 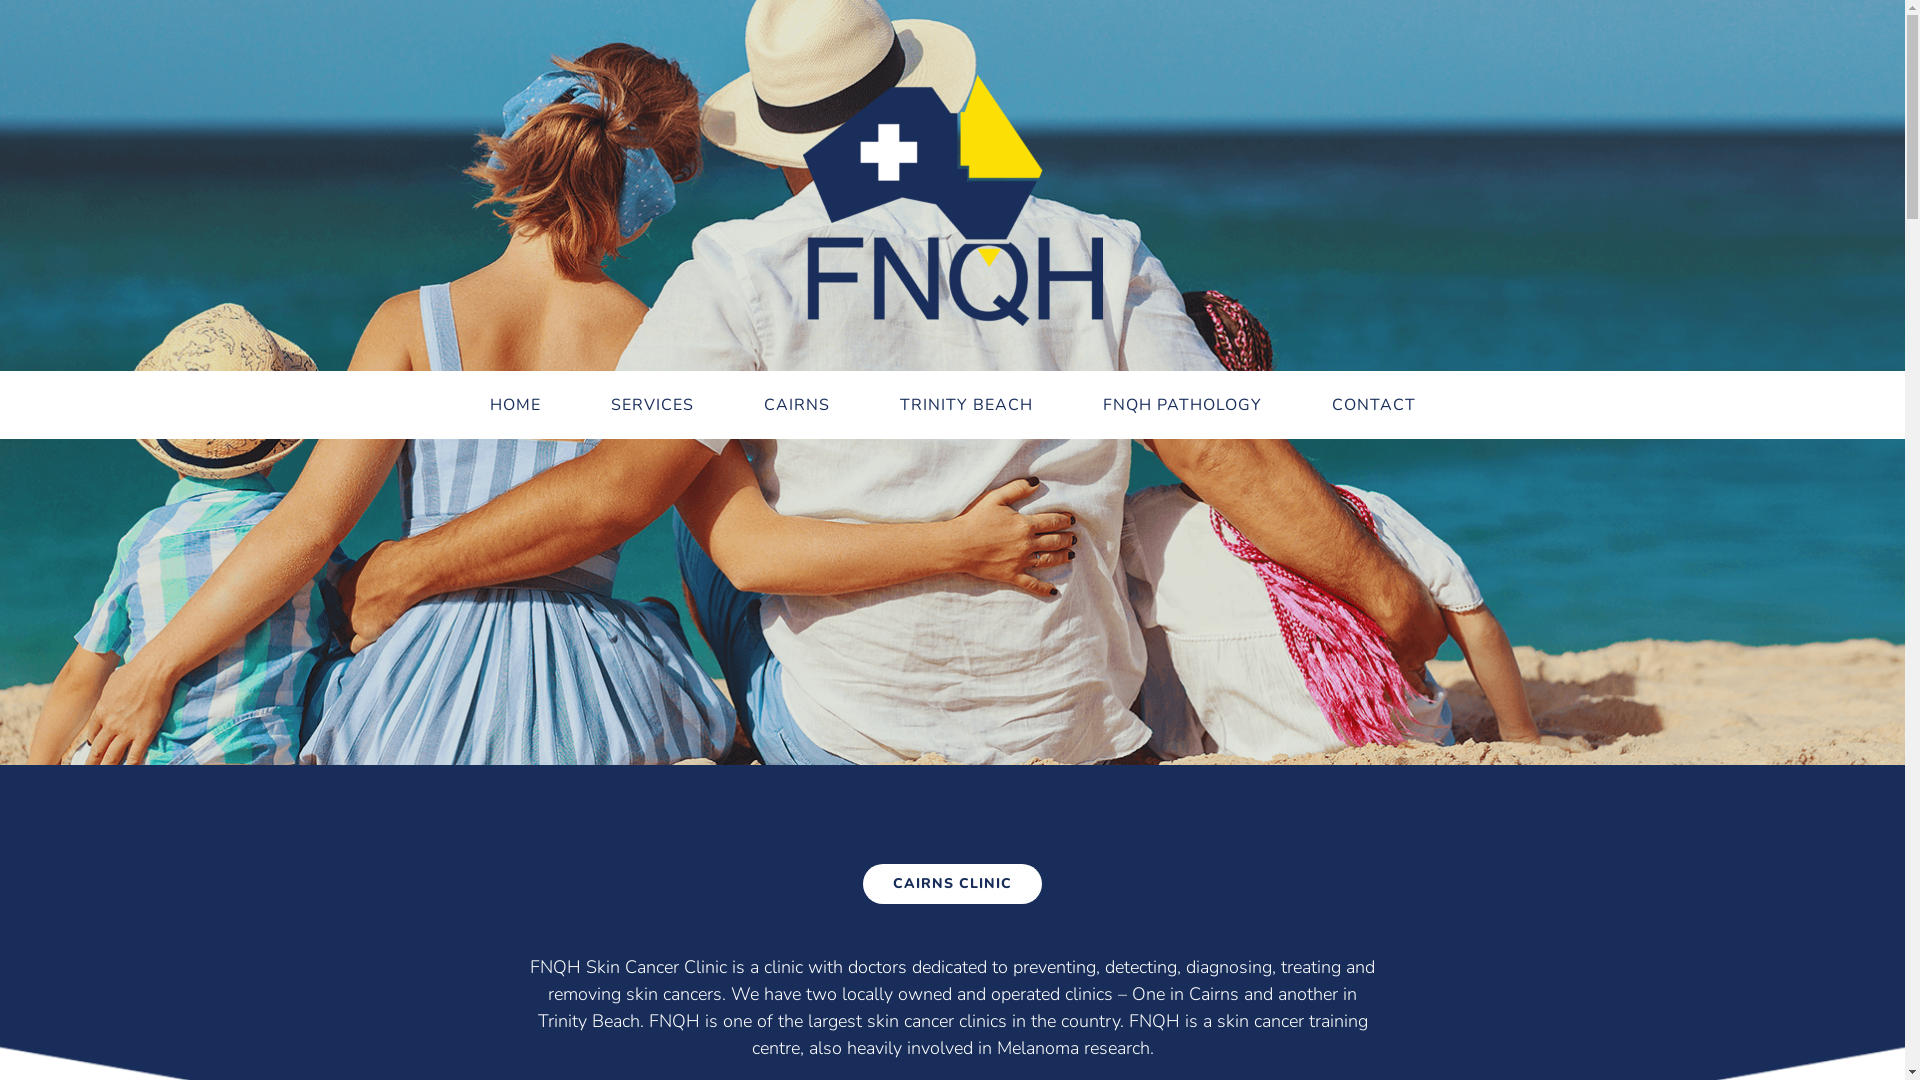 What do you see at coordinates (795, 405) in the screenshot?
I see `'CAIRNS'` at bounding box center [795, 405].